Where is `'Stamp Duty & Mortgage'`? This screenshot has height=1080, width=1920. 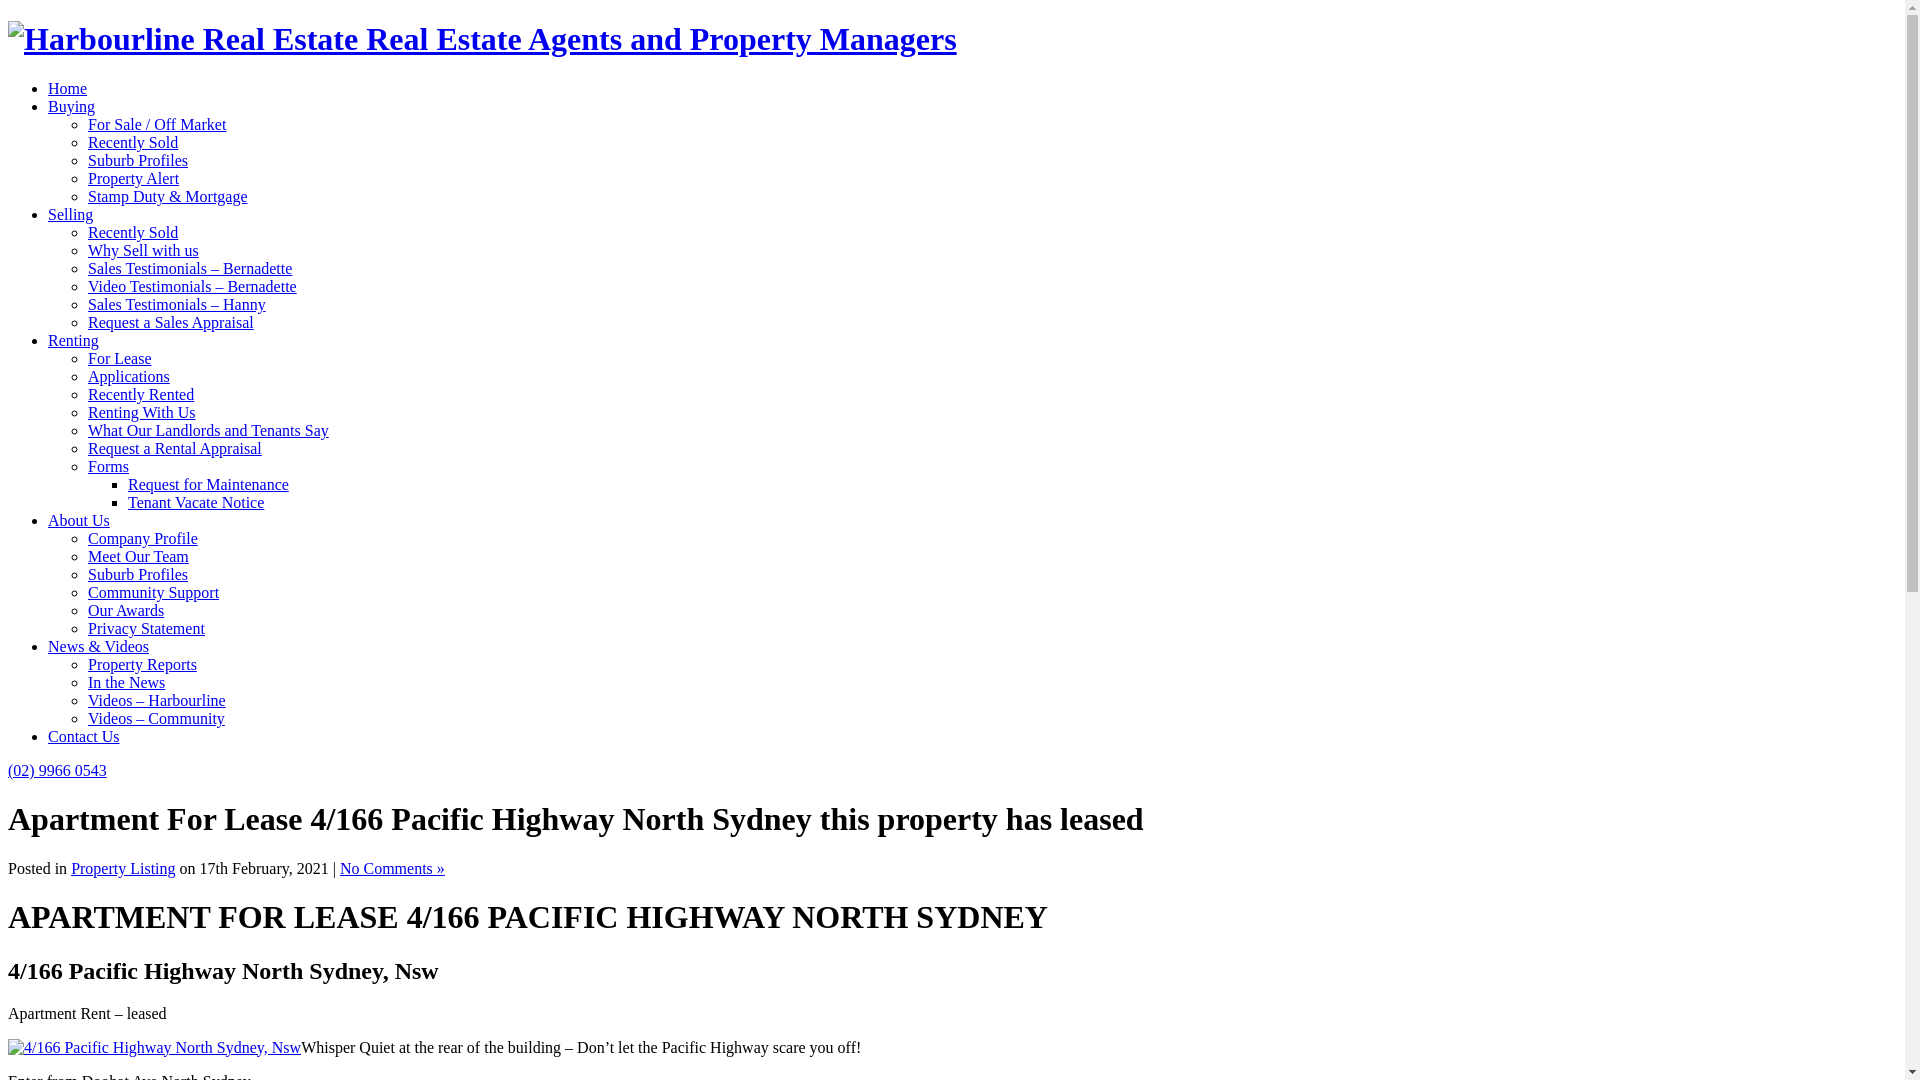 'Stamp Duty & Mortgage' is located at coordinates (168, 196).